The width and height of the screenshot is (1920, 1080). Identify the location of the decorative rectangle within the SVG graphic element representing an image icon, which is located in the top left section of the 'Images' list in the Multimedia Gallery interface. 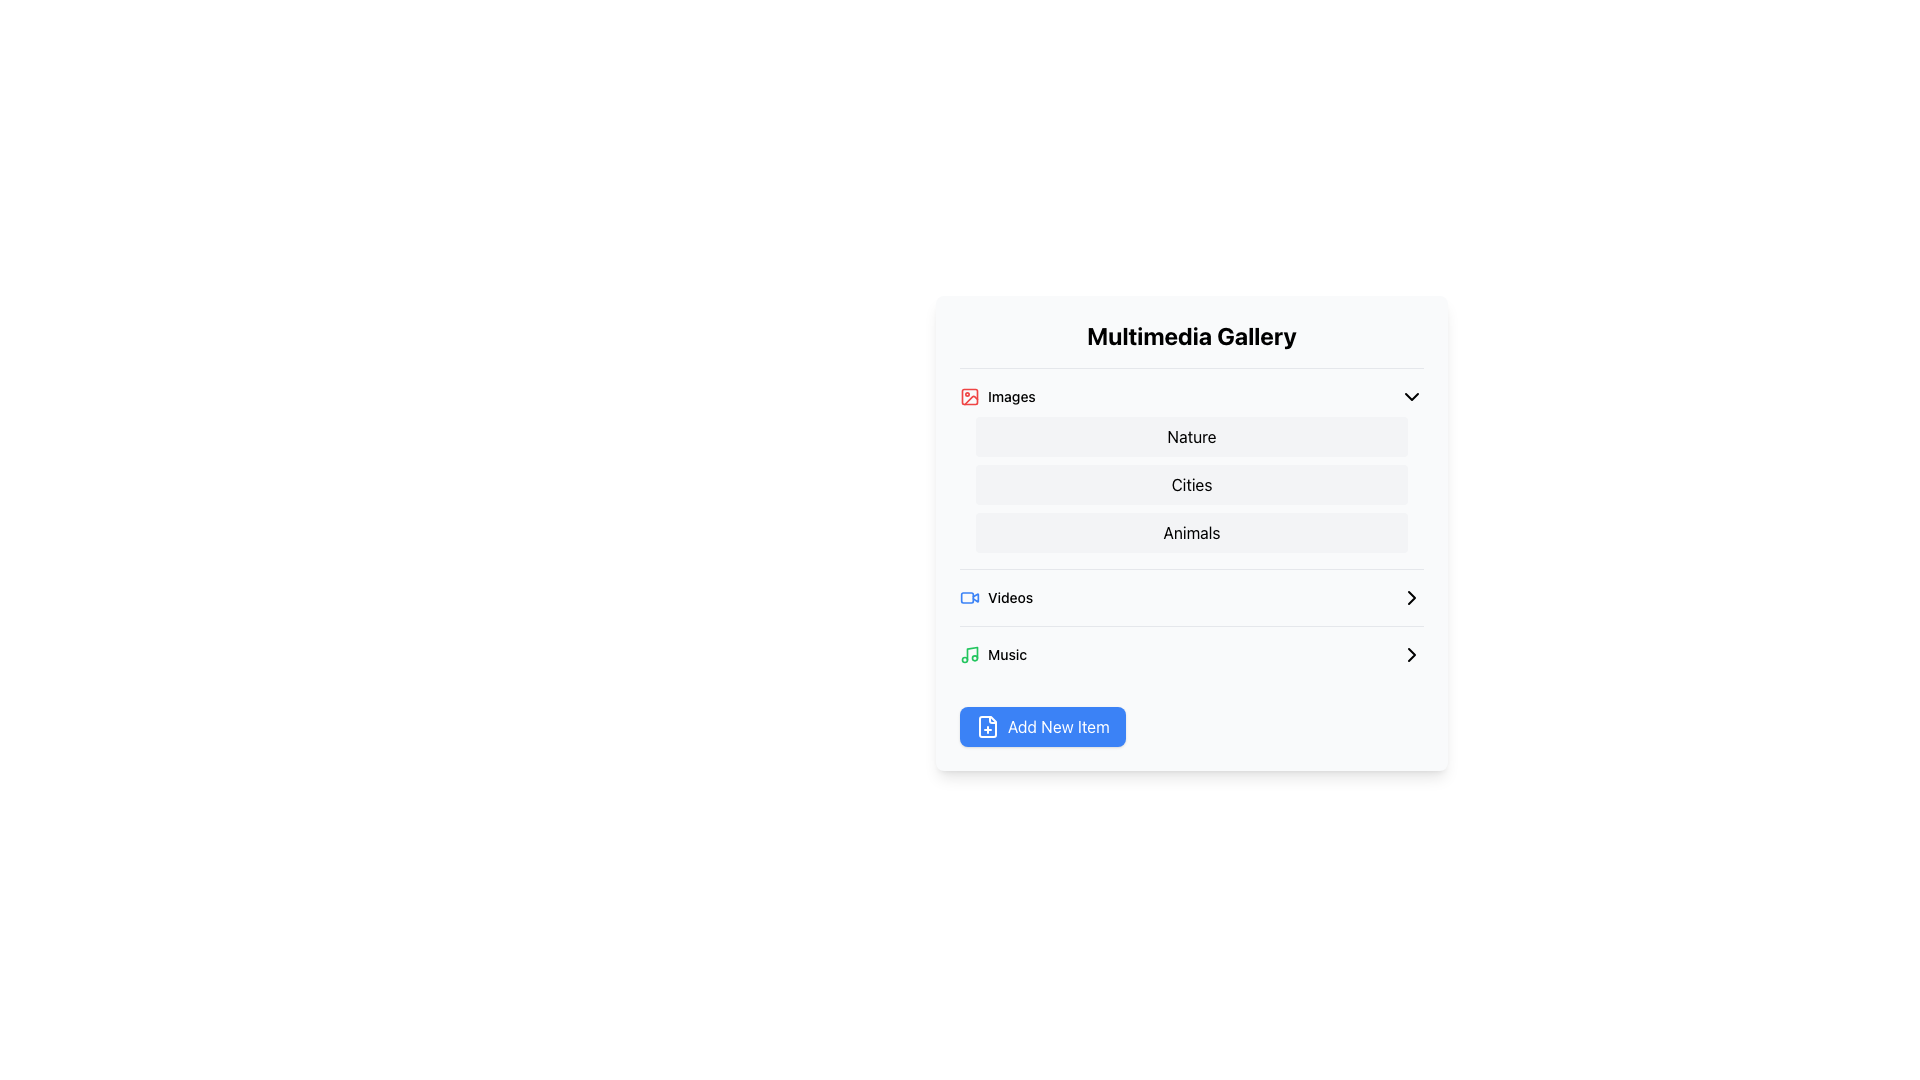
(969, 397).